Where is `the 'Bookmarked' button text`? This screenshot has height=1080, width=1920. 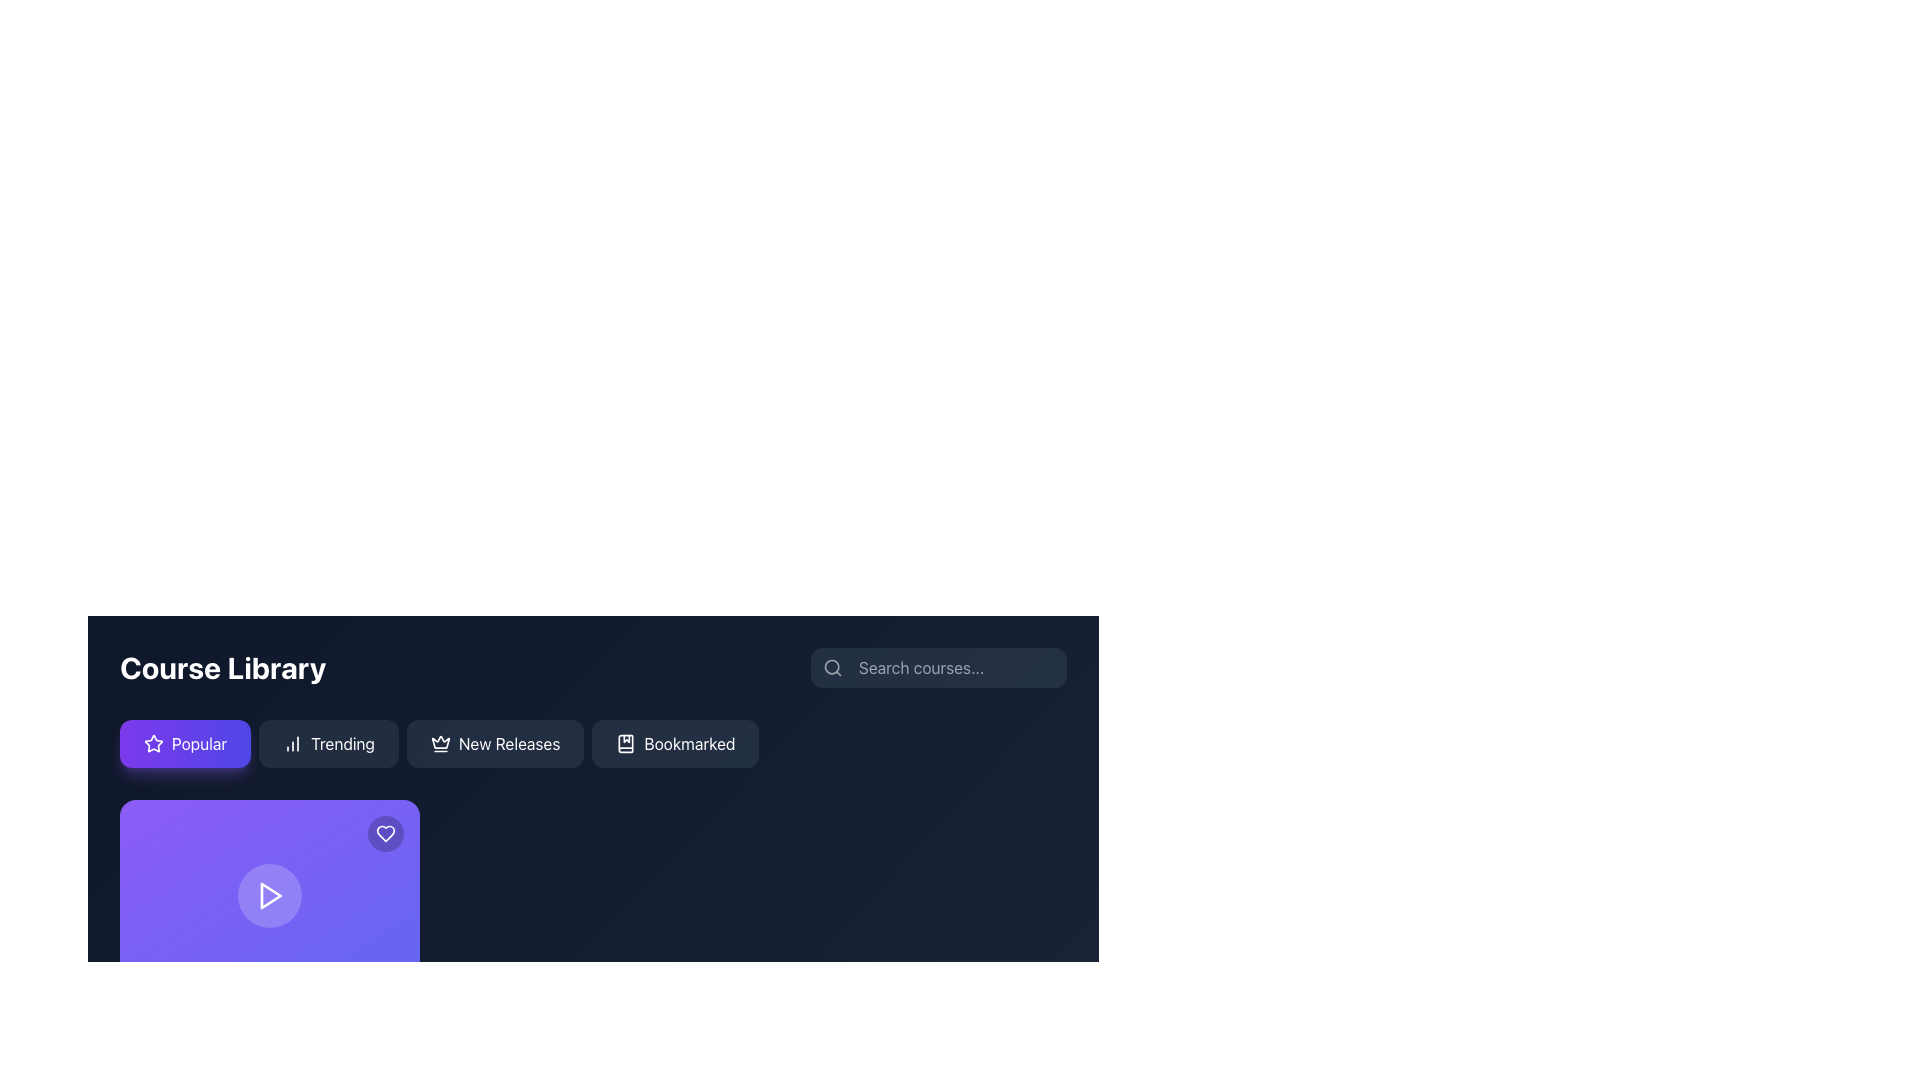 the 'Bookmarked' button text is located at coordinates (689, 744).